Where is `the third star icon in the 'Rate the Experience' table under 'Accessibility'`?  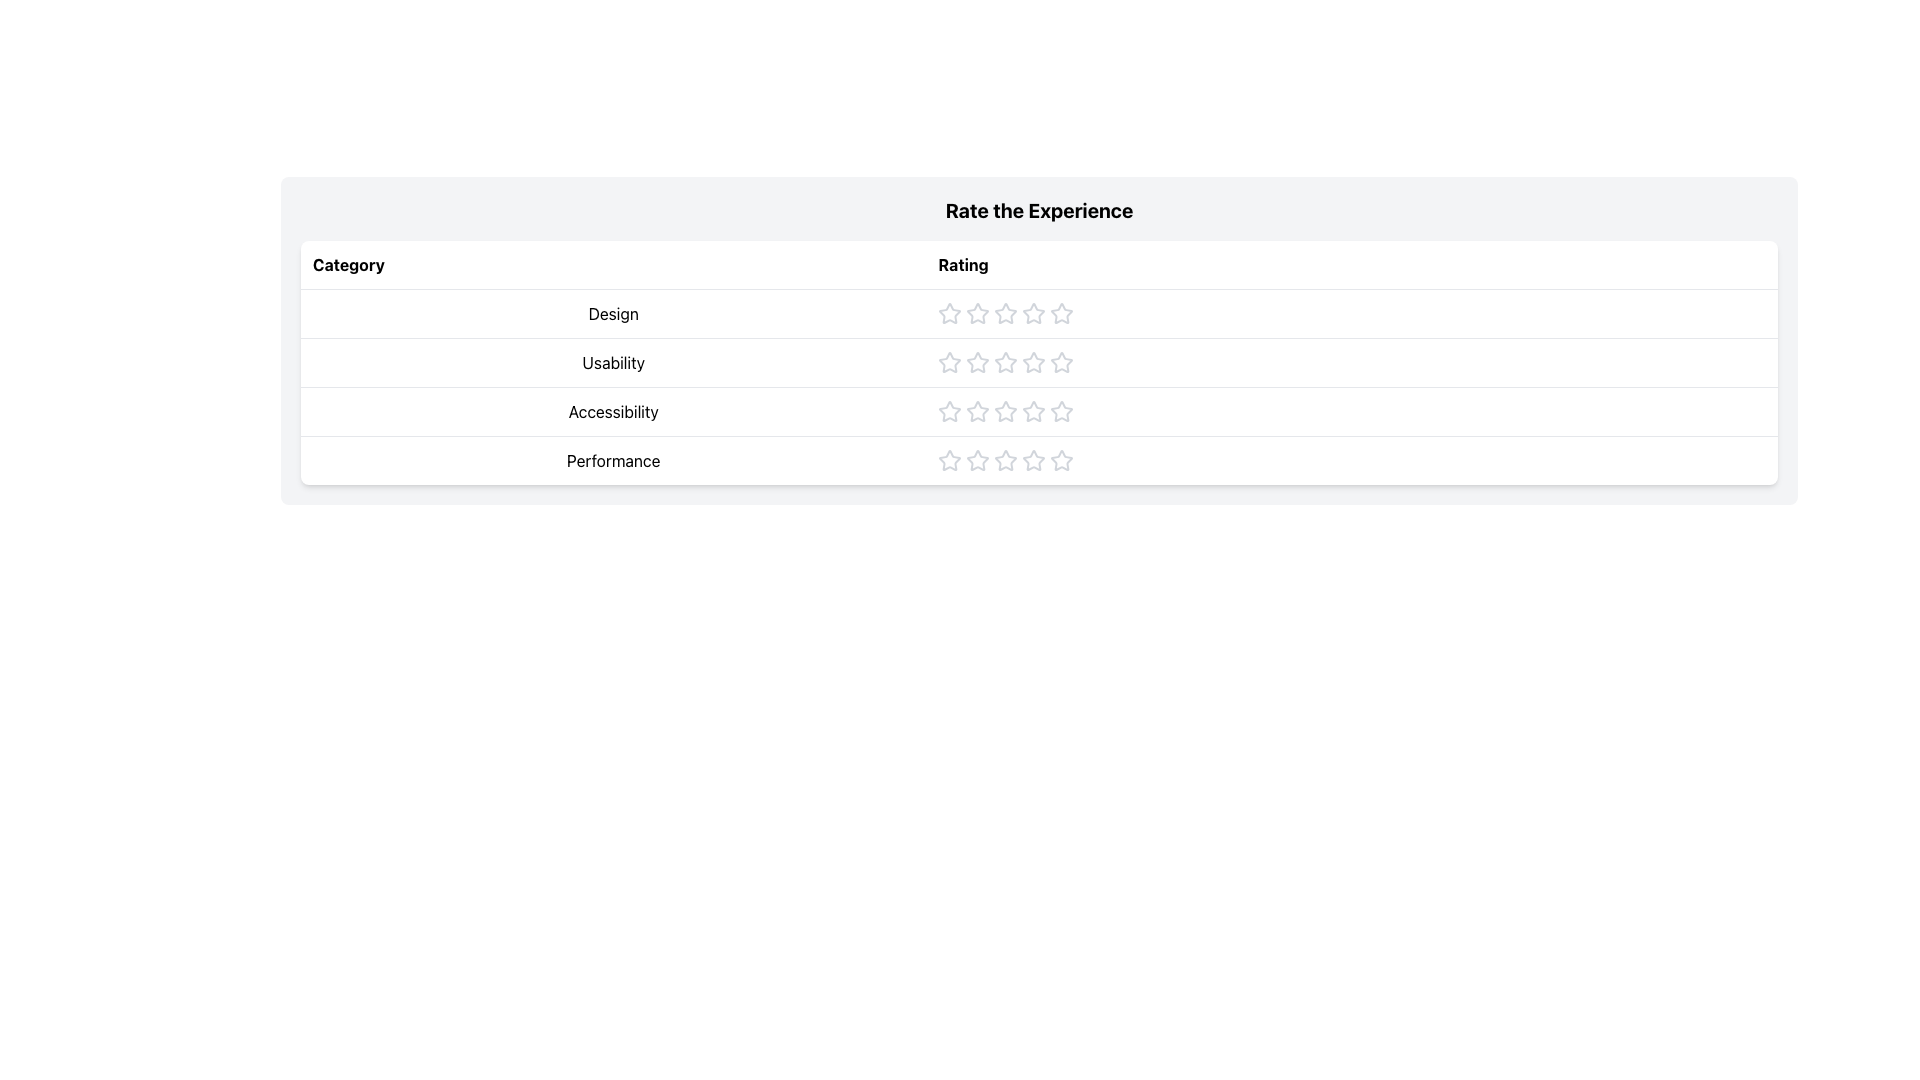 the third star icon in the 'Rate the Experience' table under 'Accessibility' is located at coordinates (978, 411).